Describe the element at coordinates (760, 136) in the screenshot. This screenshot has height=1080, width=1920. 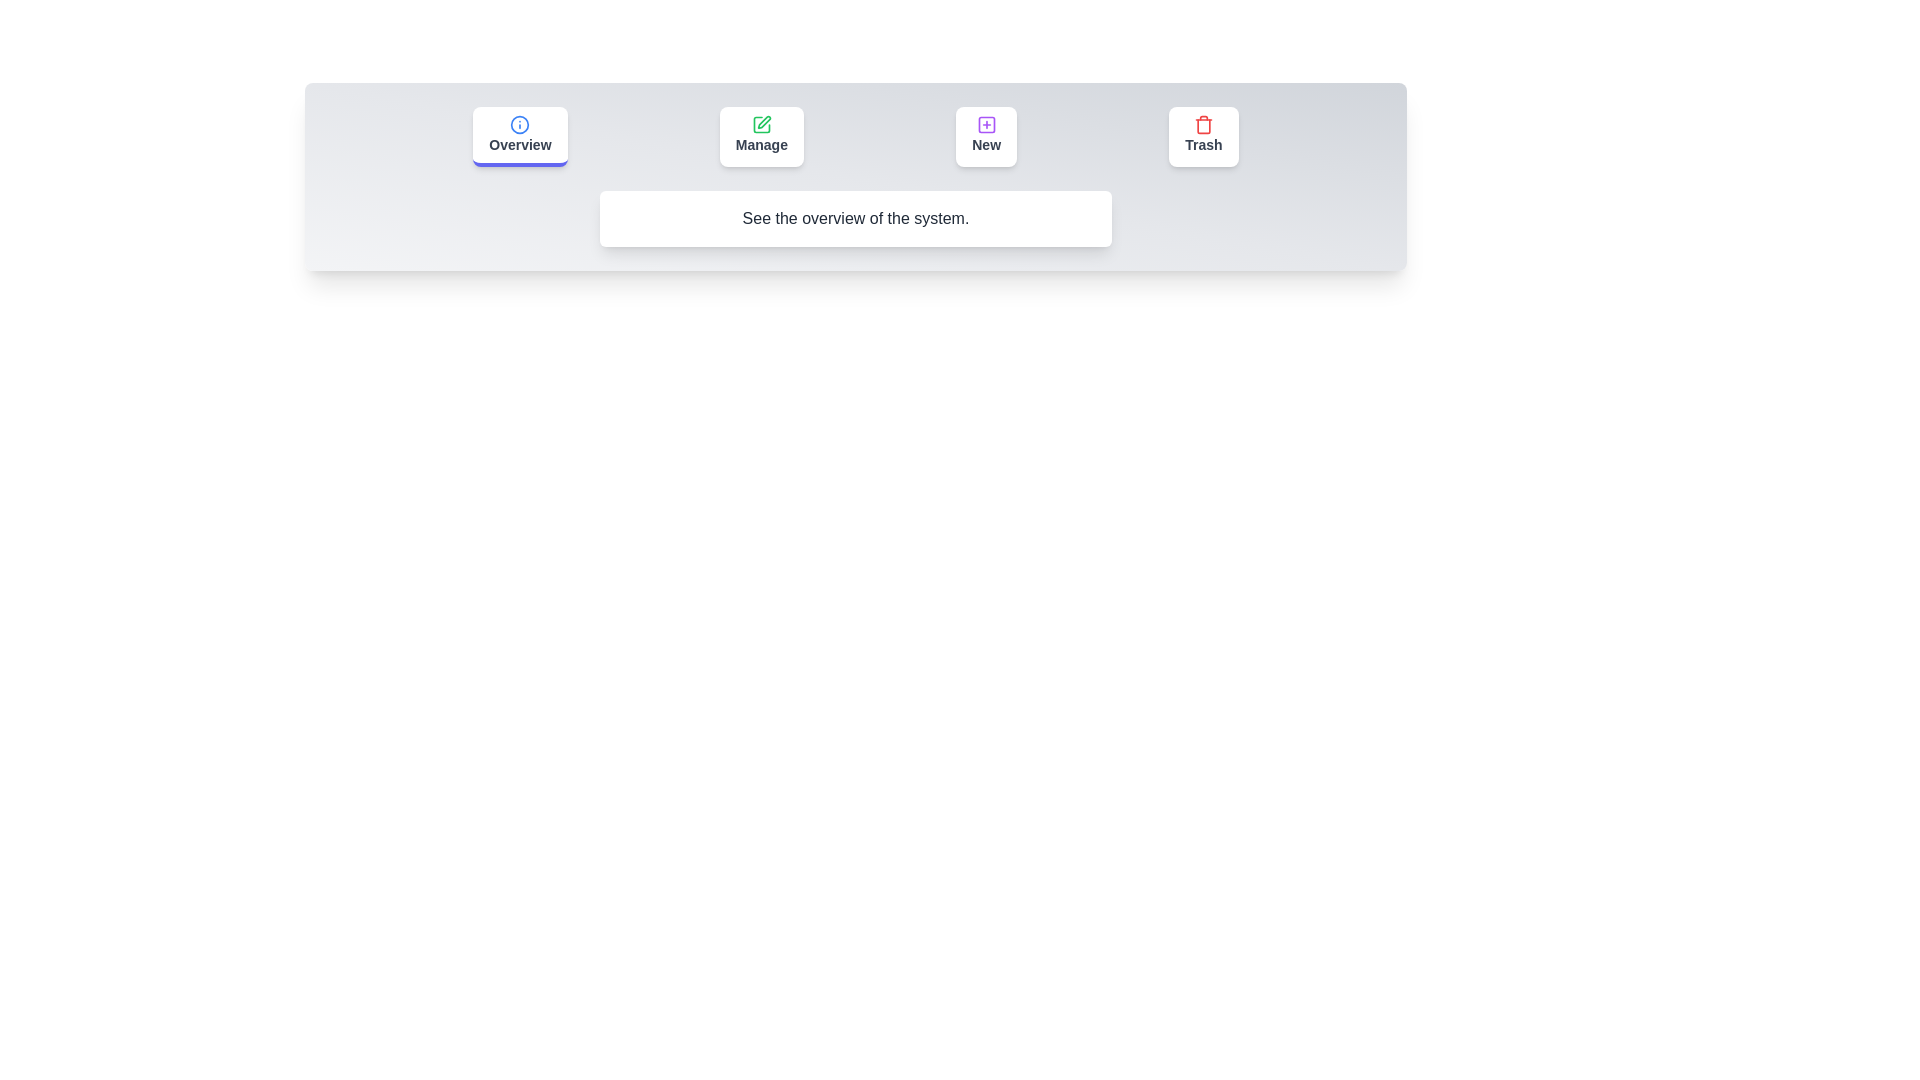
I see `the tab labeled Manage` at that location.